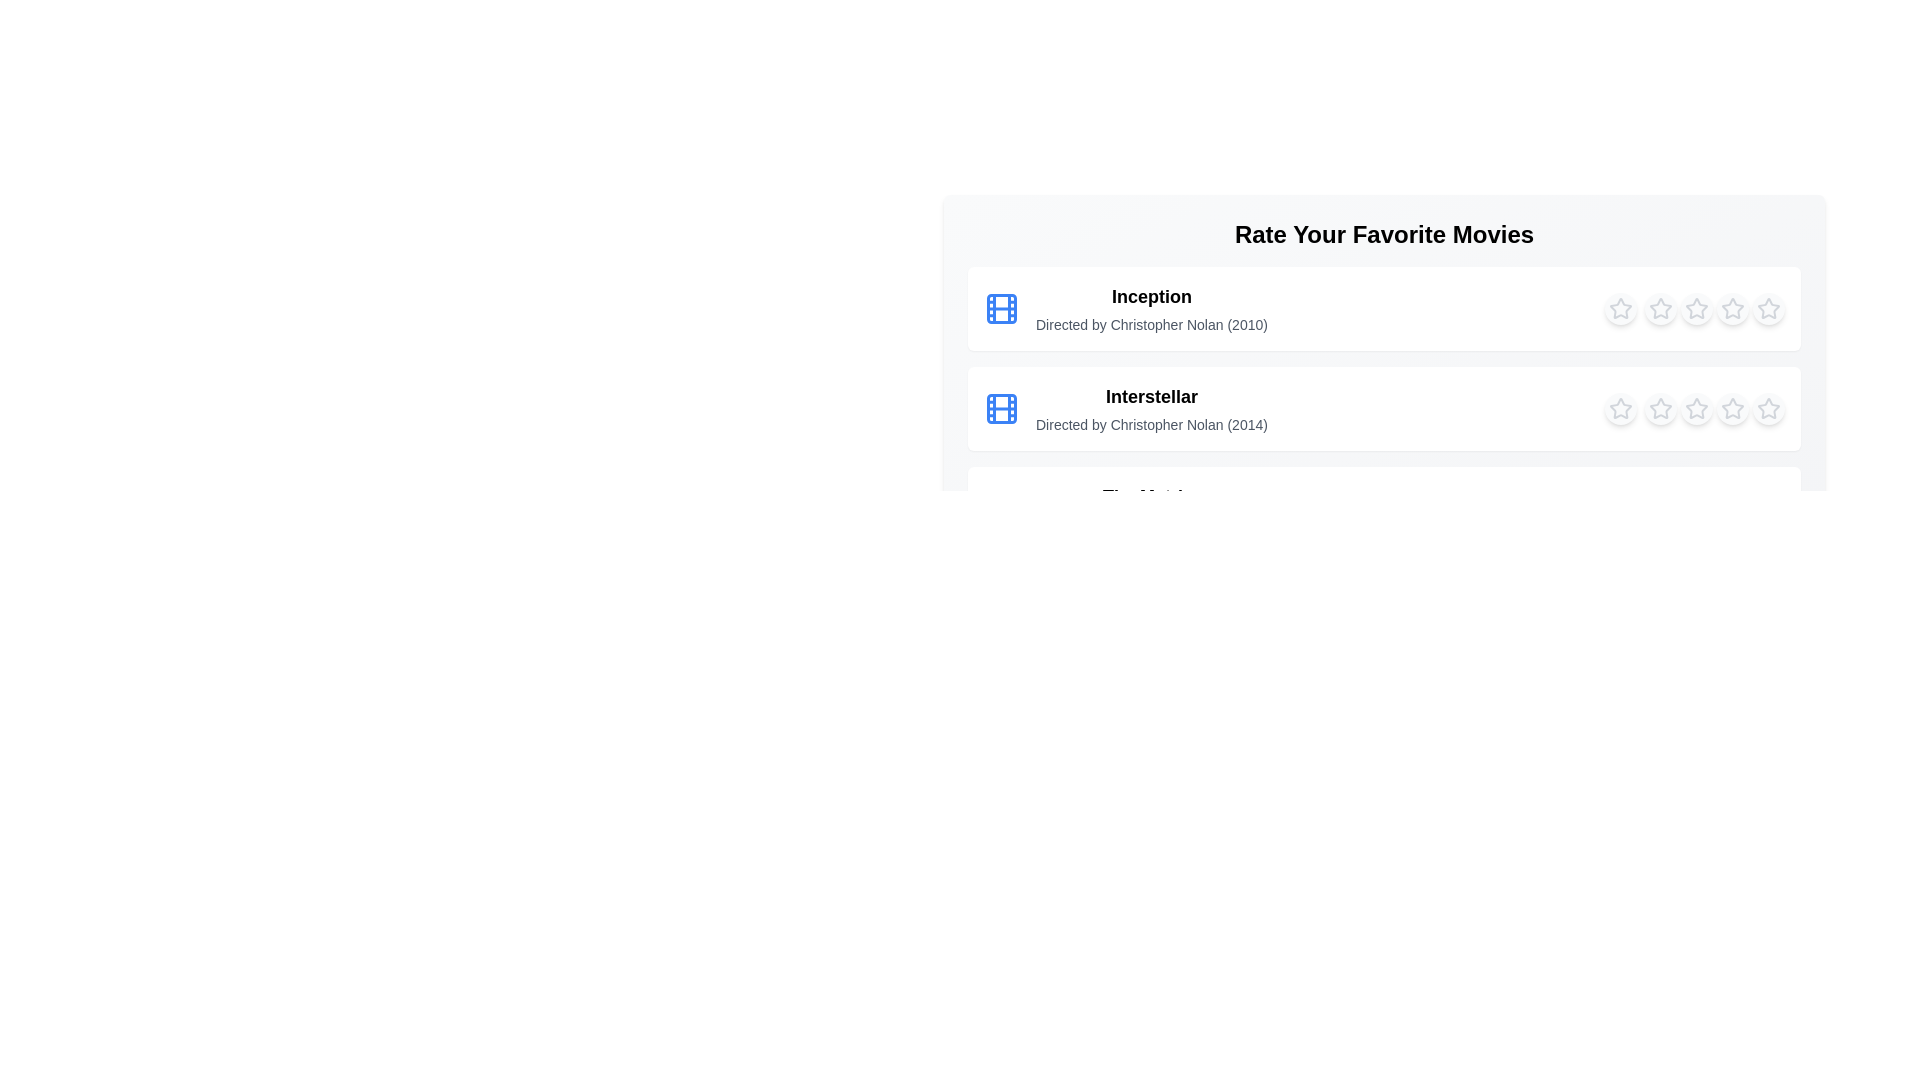 This screenshot has height=1080, width=1920. Describe the element at coordinates (1731, 308) in the screenshot. I see `the 4 star to highlight it` at that location.